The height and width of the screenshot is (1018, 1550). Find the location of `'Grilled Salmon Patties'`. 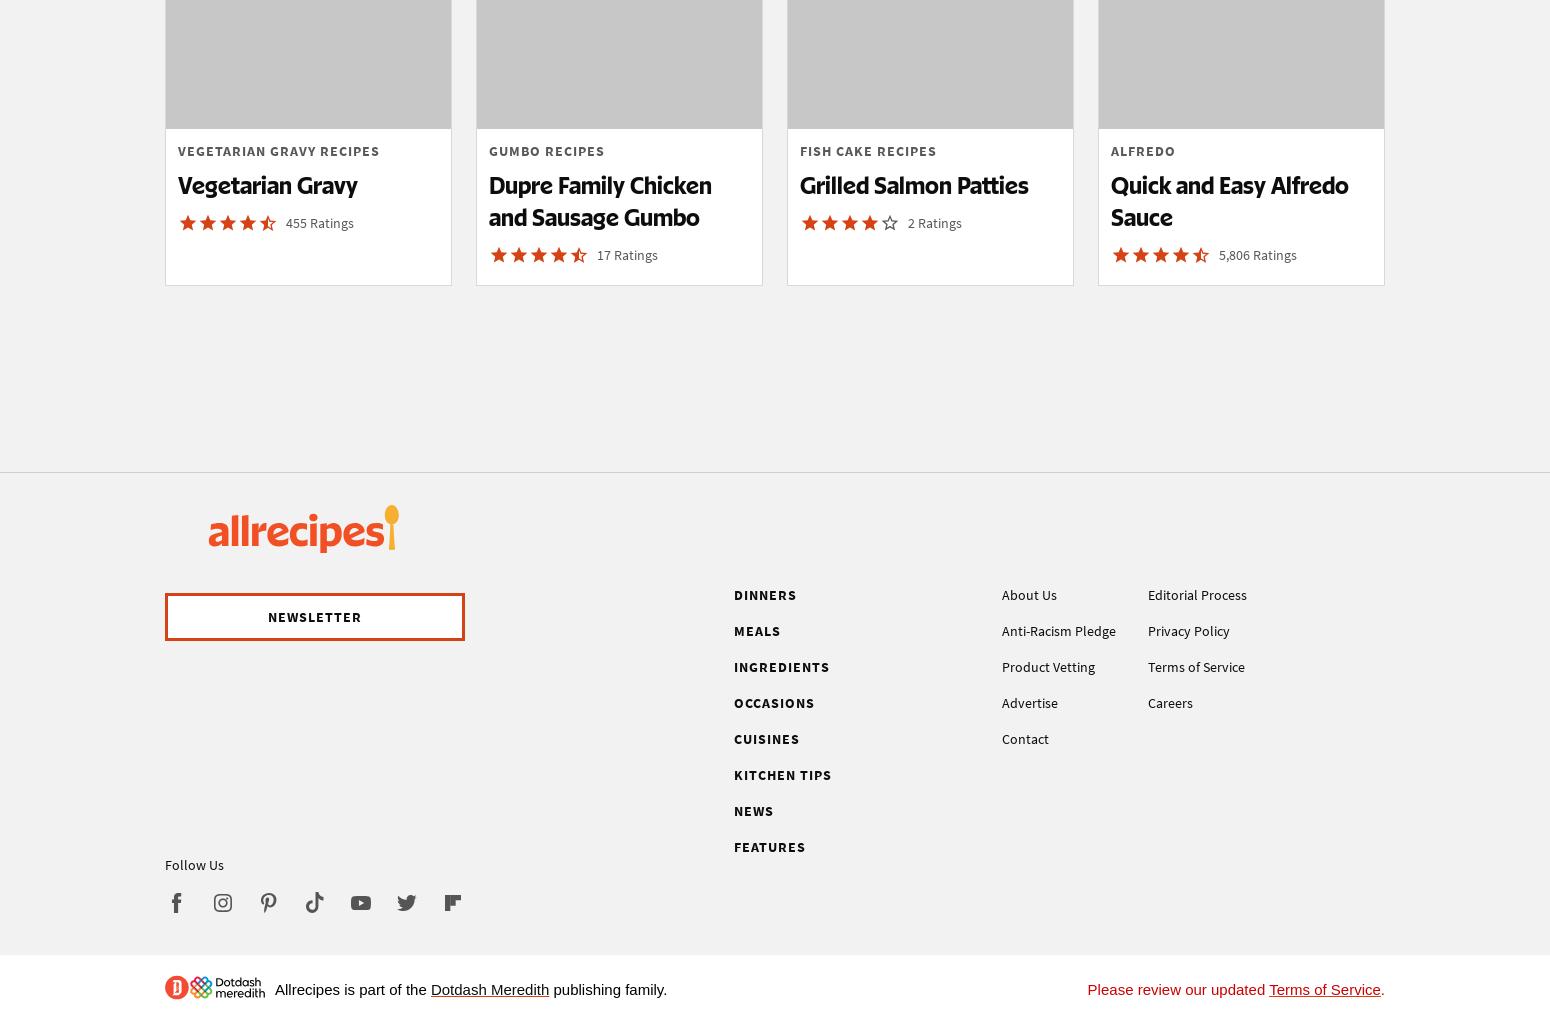

'Grilled Salmon Patties' is located at coordinates (914, 184).